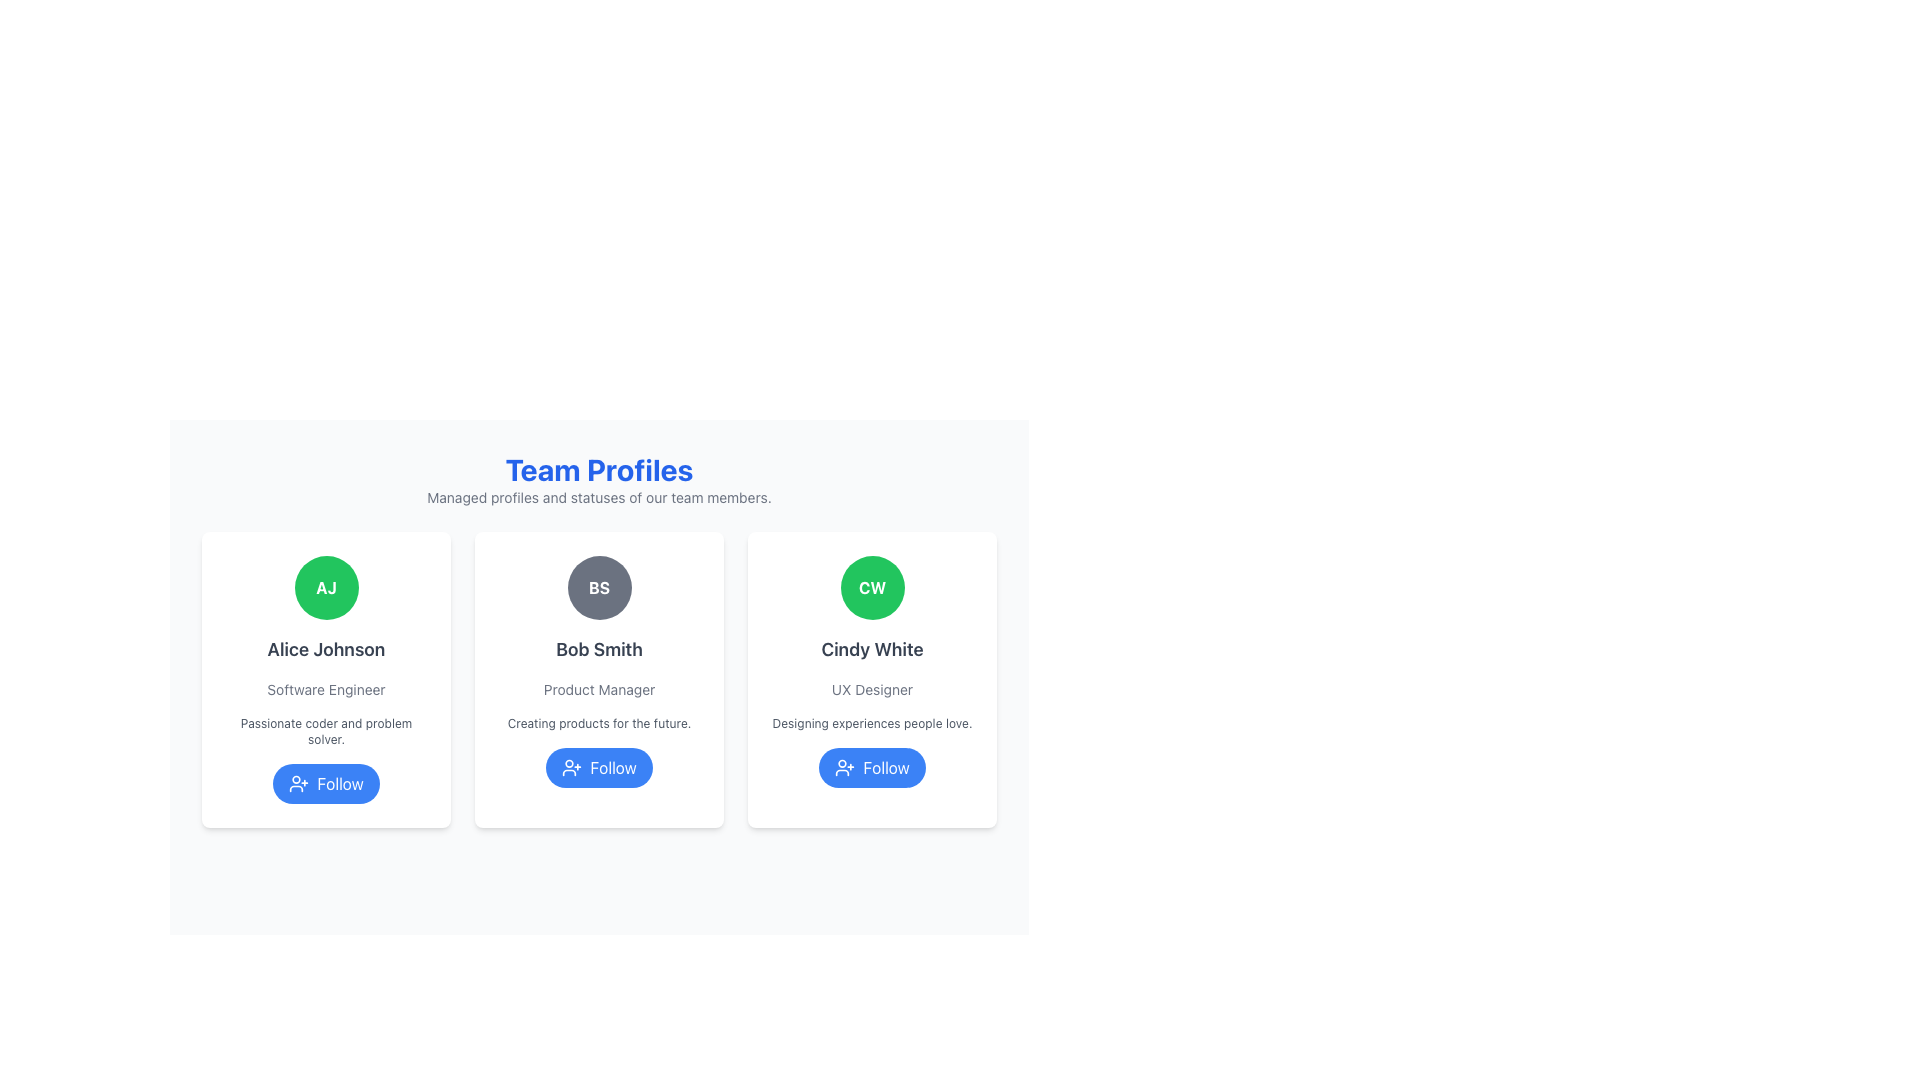 The image size is (1920, 1080). Describe the element at coordinates (598, 678) in the screenshot. I see `the 'Follow' button on the Profile Card for Bob Smith, which is a blue button located at the bottom of the card` at that location.